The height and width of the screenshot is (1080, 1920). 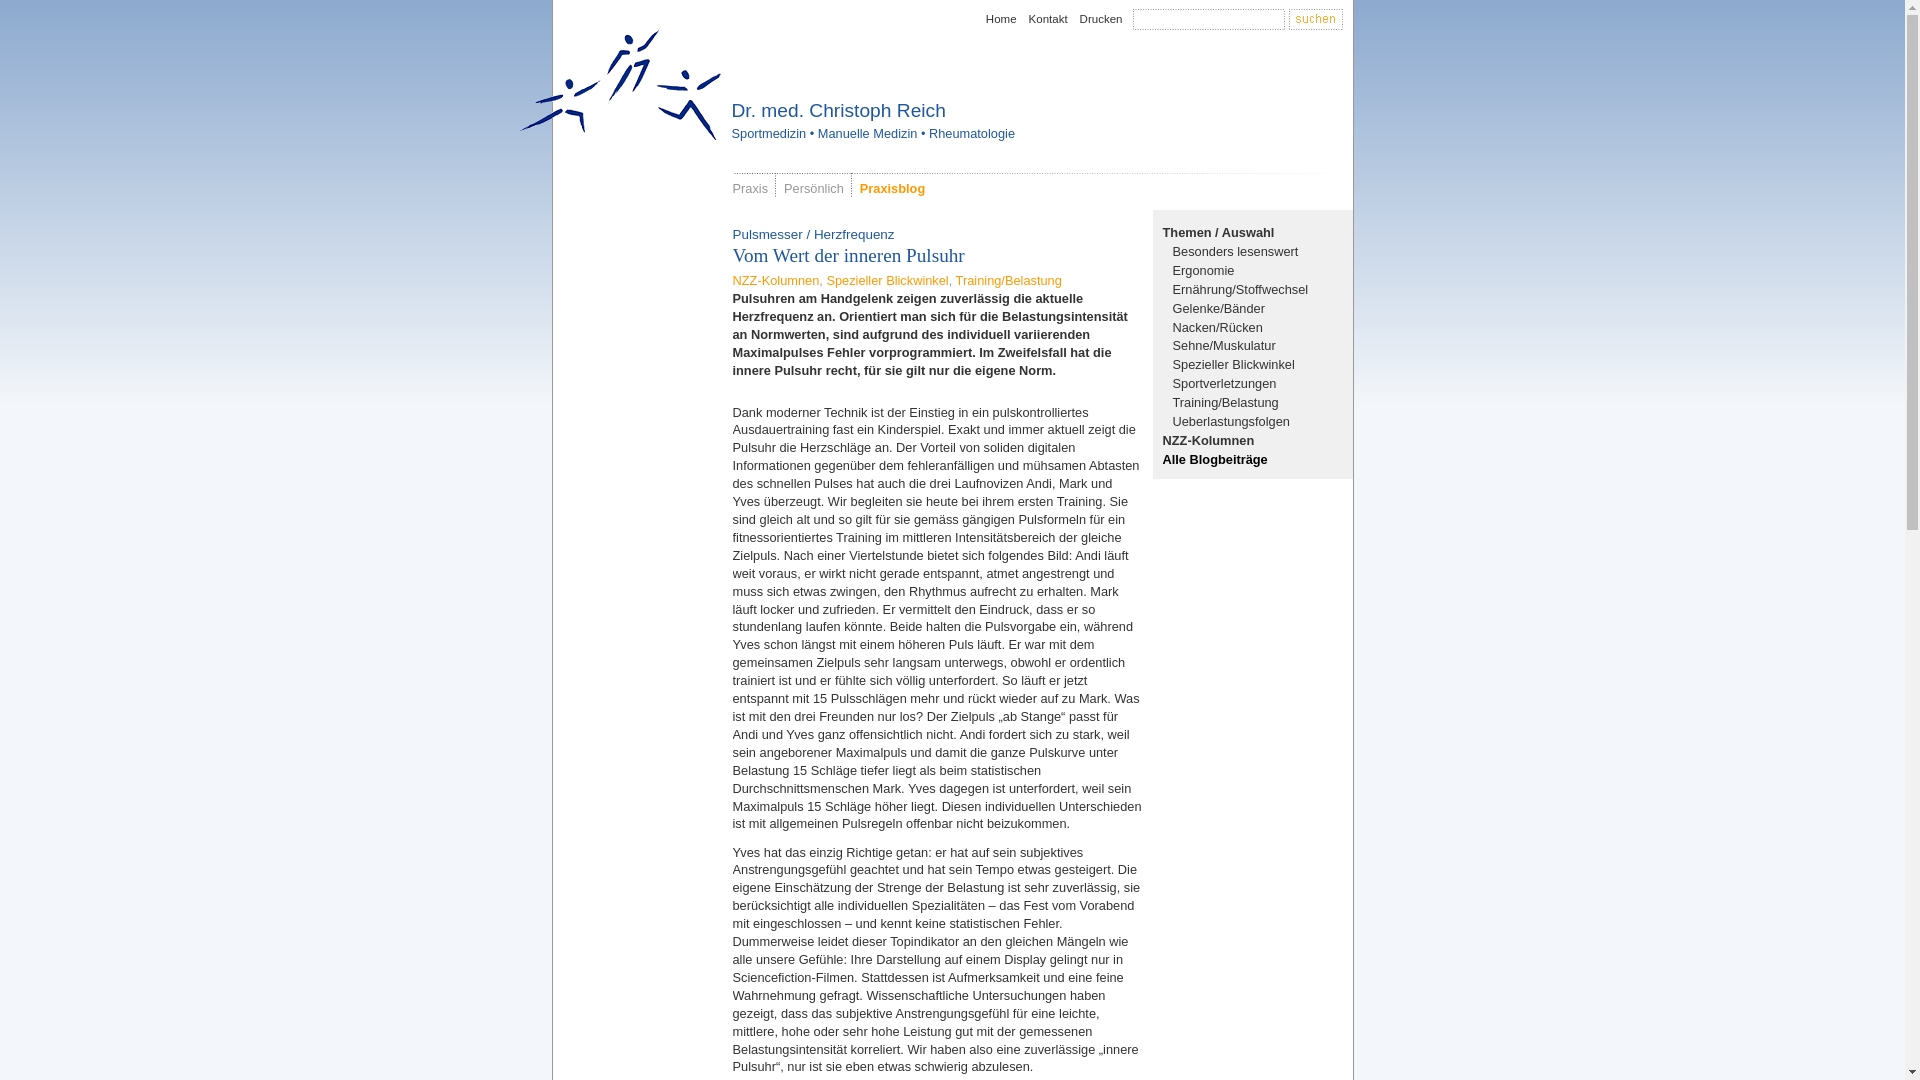 What do you see at coordinates (886, 280) in the screenshot?
I see `'Spezieller Blickwinkel'` at bounding box center [886, 280].